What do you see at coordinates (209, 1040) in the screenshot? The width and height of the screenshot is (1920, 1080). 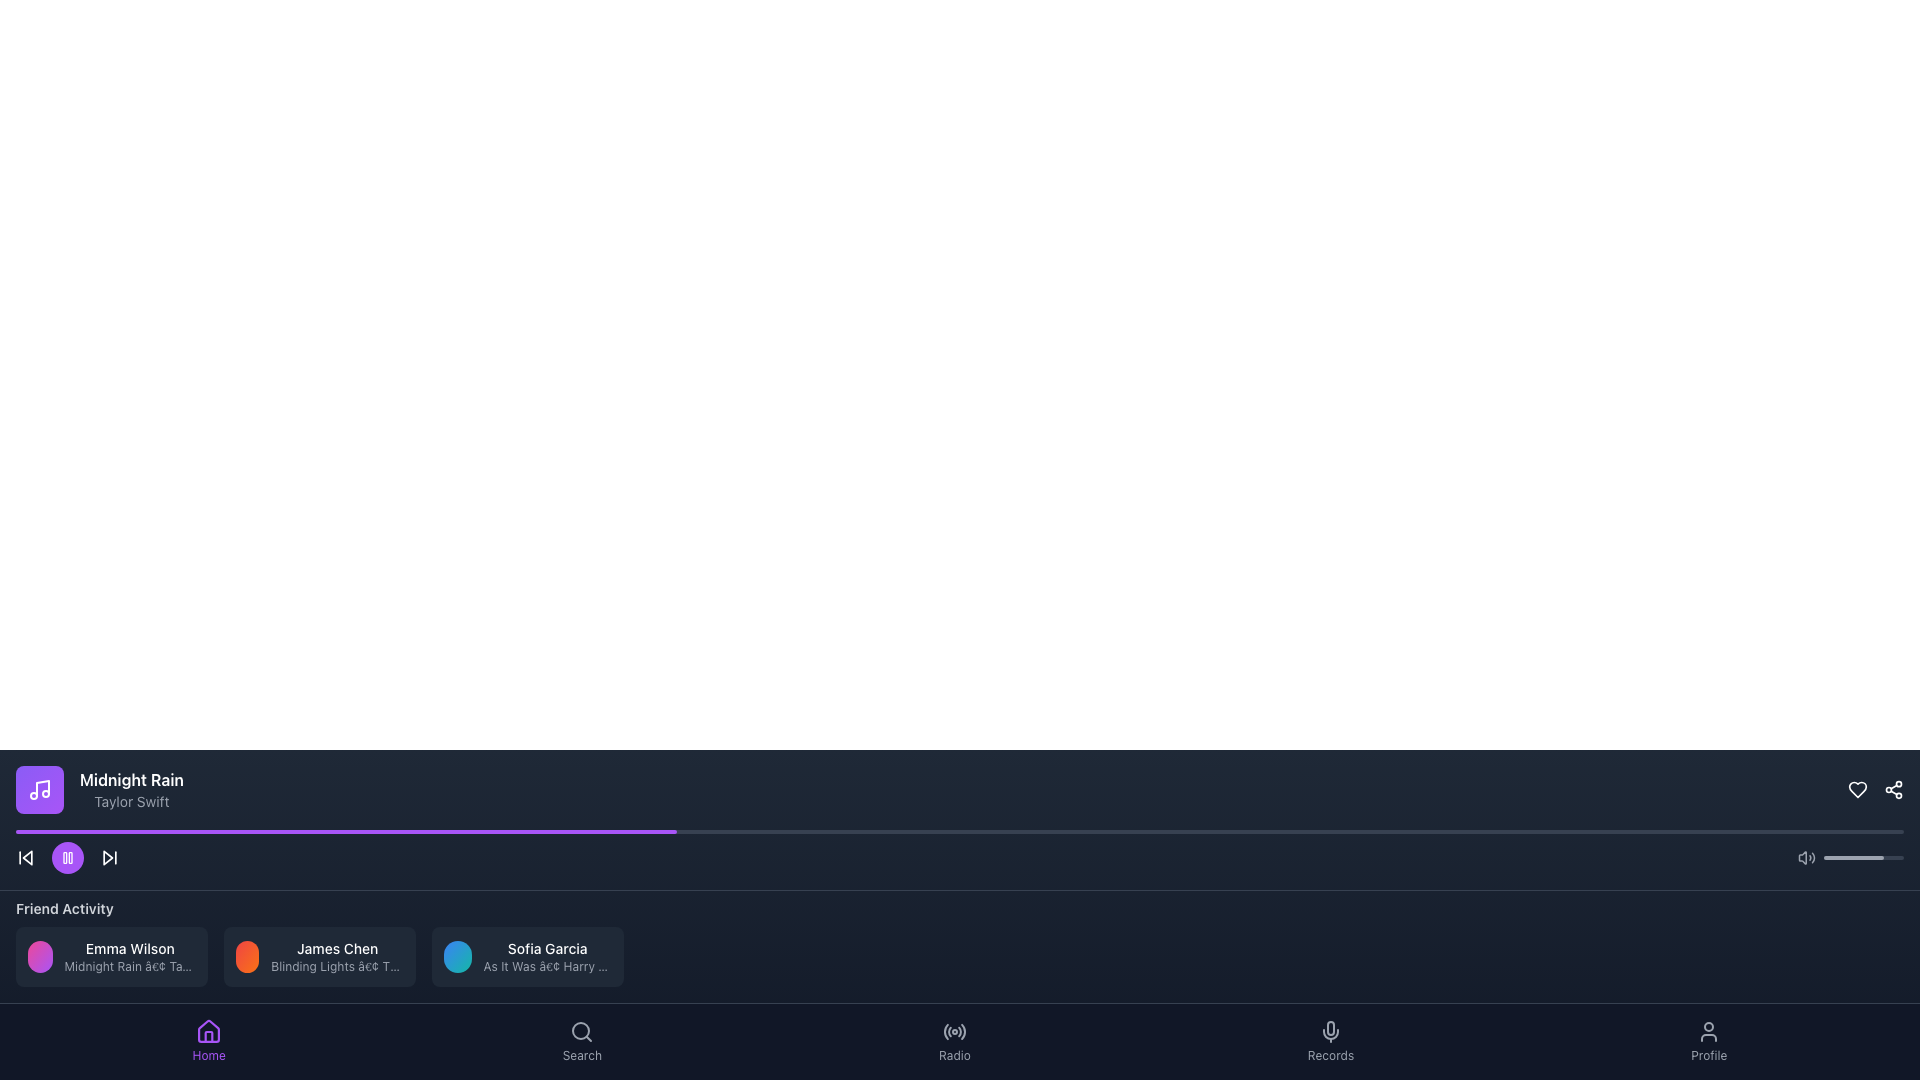 I see `the 'Home' button, which features a house icon and the text 'Home' in purple, located in the bottom navigation bar` at bounding box center [209, 1040].